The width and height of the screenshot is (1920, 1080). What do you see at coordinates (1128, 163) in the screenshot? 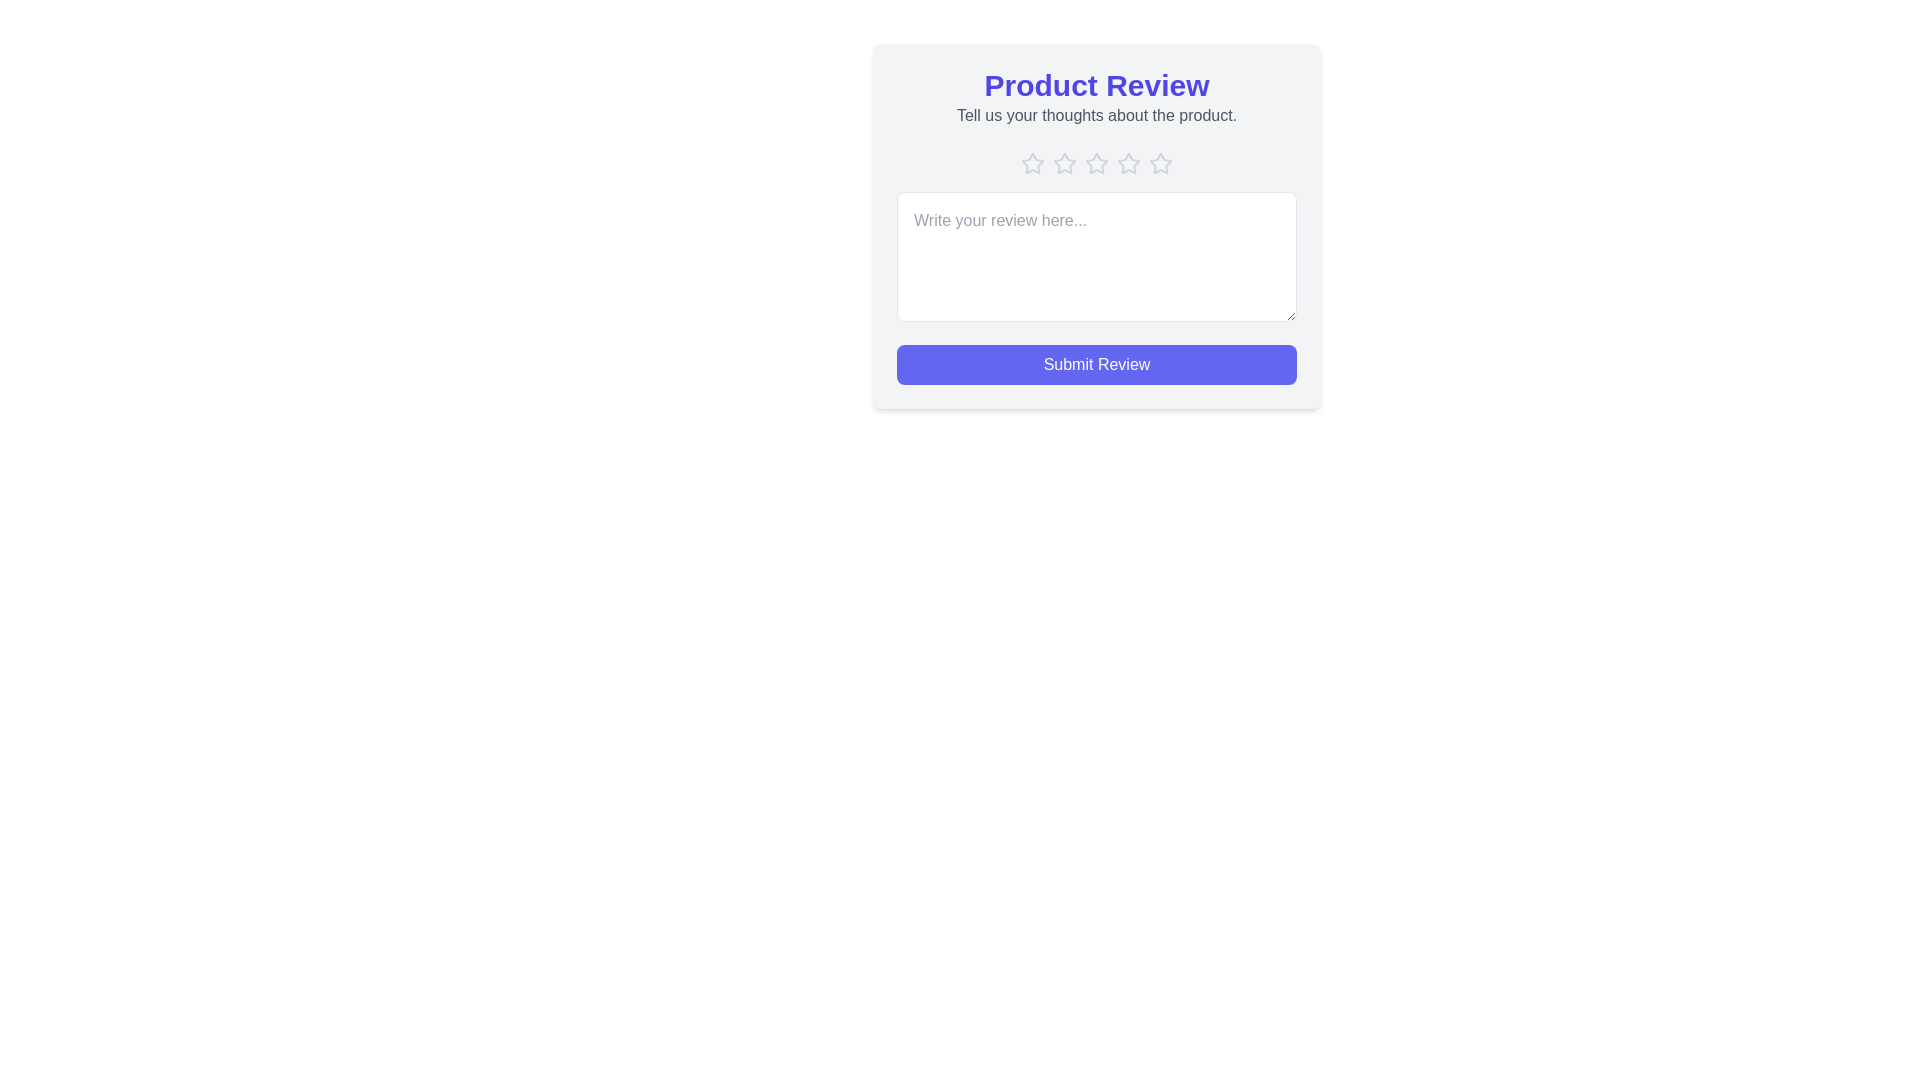
I see `the fourth star in the rating system` at bounding box center [1128, 163].